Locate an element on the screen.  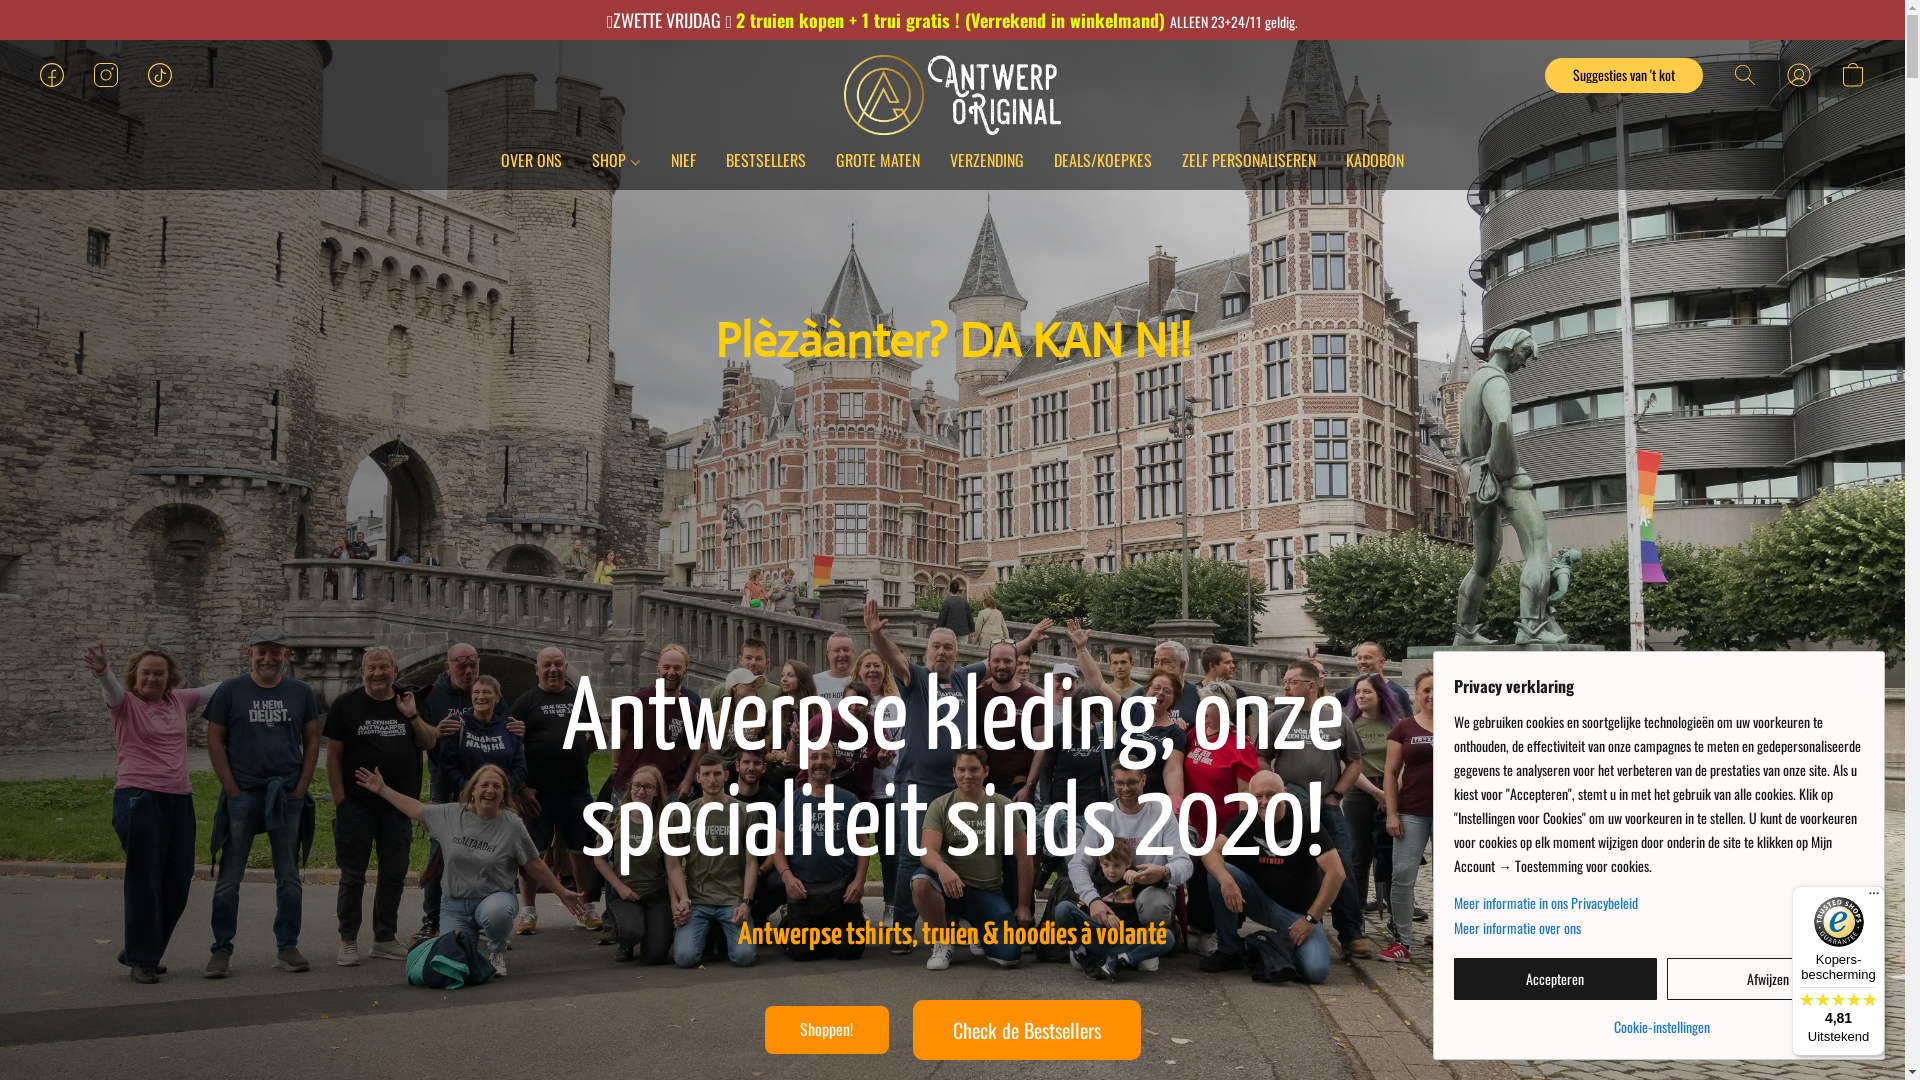
'Zoeken op website' is located at coordinates (1744, 73).